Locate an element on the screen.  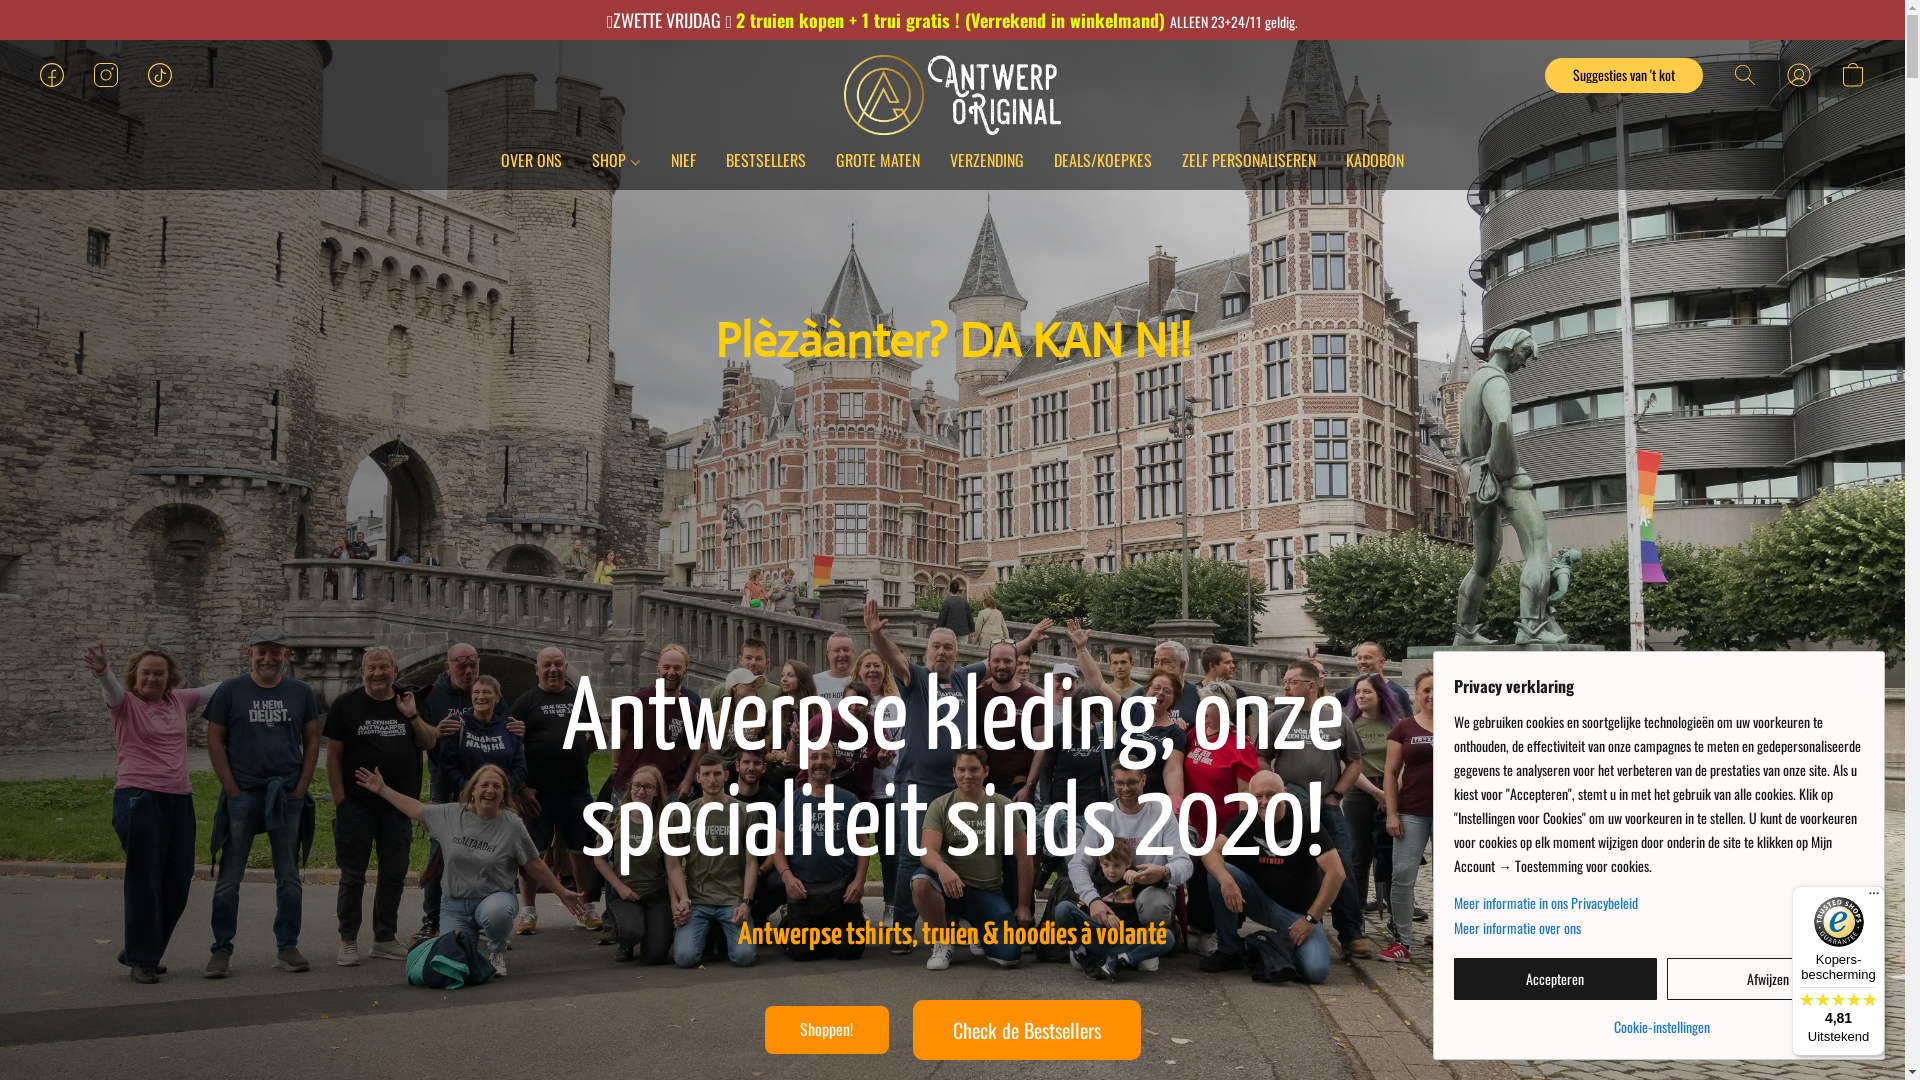
'Zoeken op website' is located at coordinates (1744, 73).